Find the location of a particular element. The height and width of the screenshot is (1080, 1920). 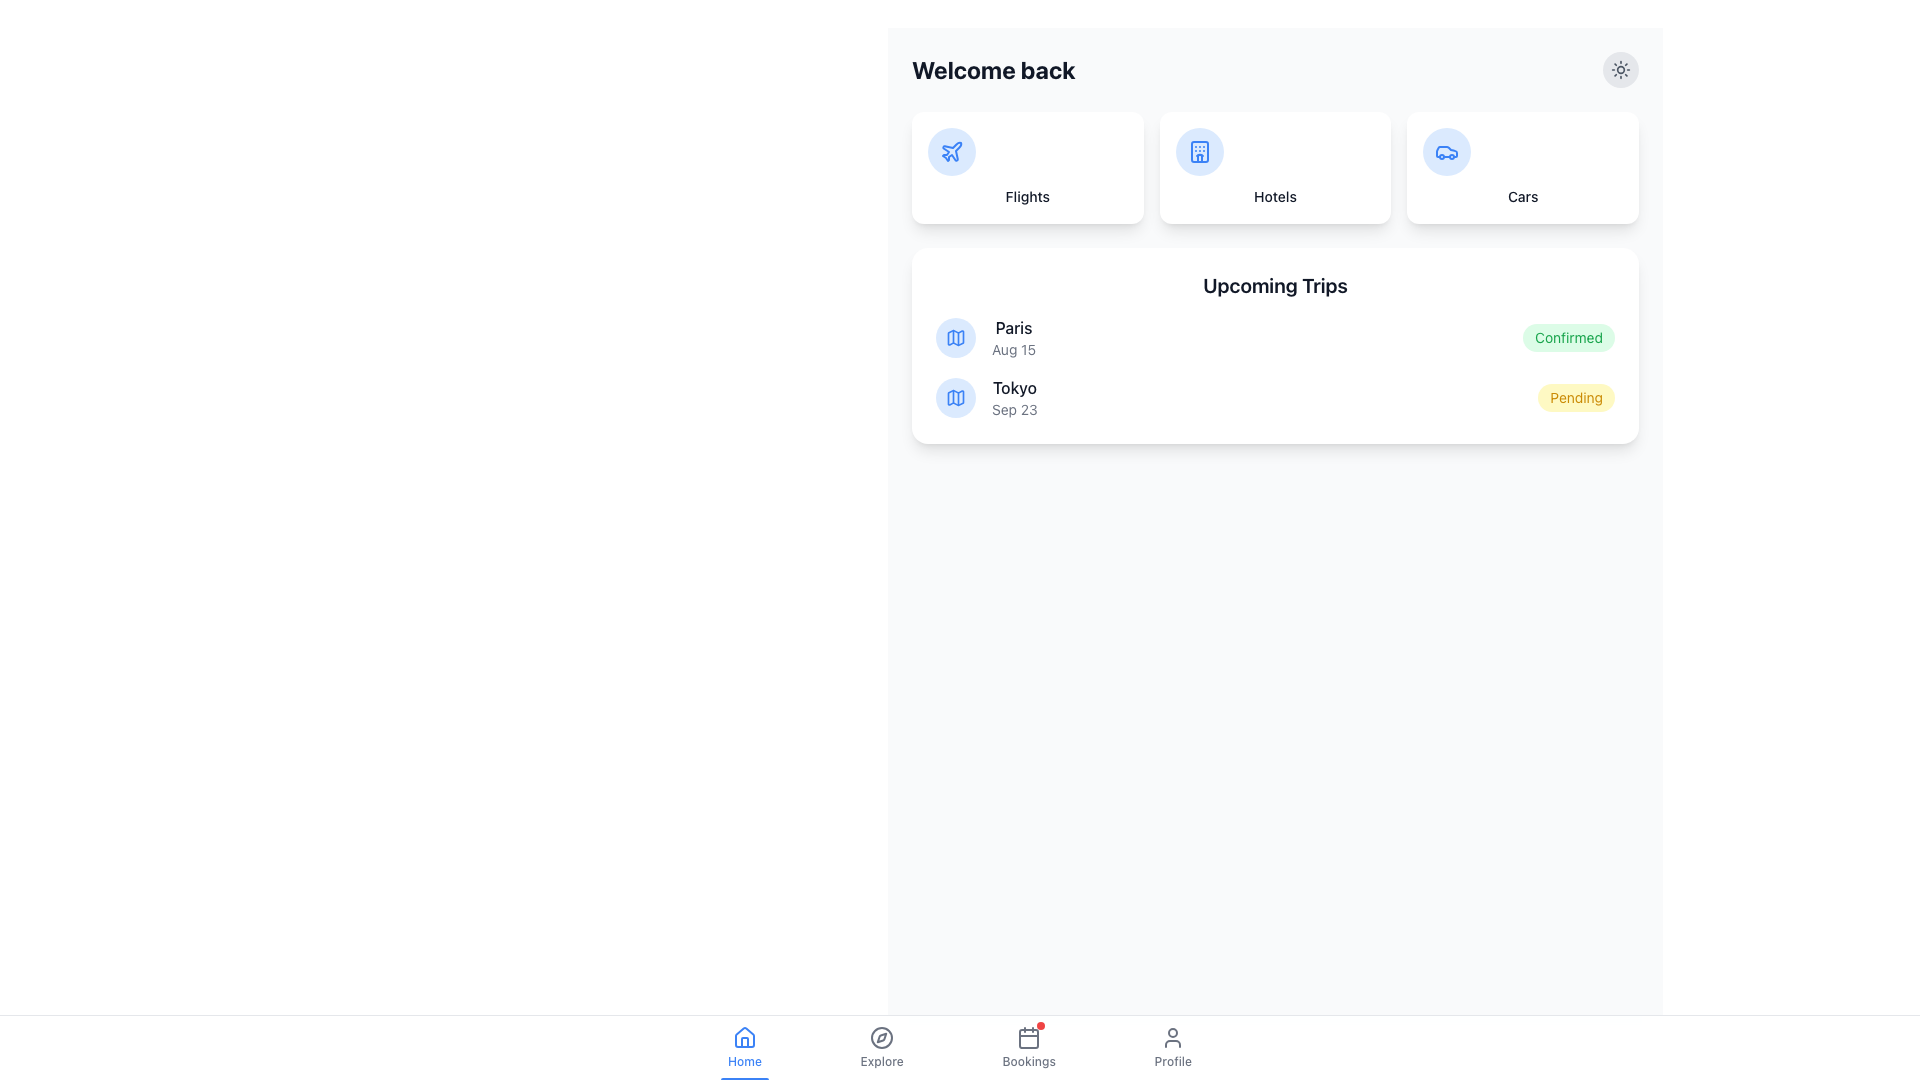

the compass icon in the bottom navigation bar, located in the 'Explore' tab section is located at coordinates (881, 1036).